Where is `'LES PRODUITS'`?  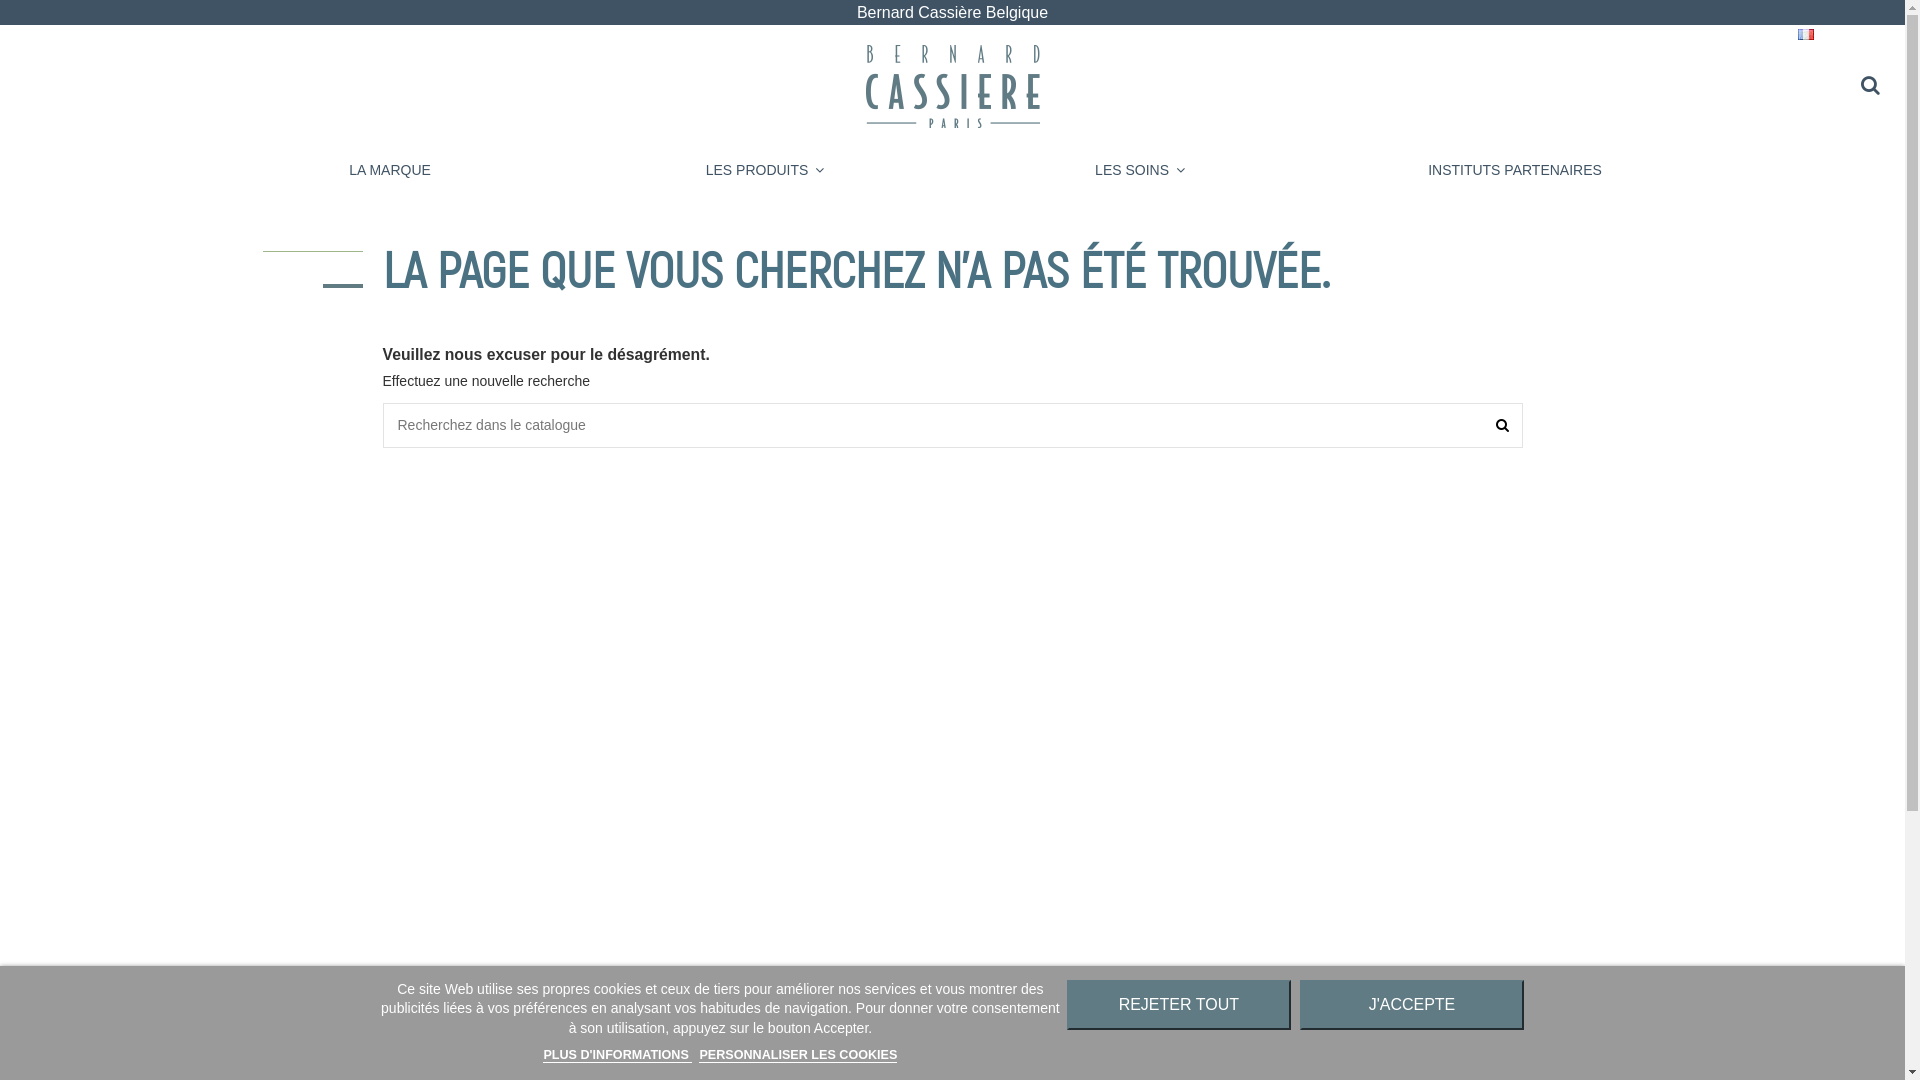 'LES PRODUITS' is located at coordinates (764, 169).